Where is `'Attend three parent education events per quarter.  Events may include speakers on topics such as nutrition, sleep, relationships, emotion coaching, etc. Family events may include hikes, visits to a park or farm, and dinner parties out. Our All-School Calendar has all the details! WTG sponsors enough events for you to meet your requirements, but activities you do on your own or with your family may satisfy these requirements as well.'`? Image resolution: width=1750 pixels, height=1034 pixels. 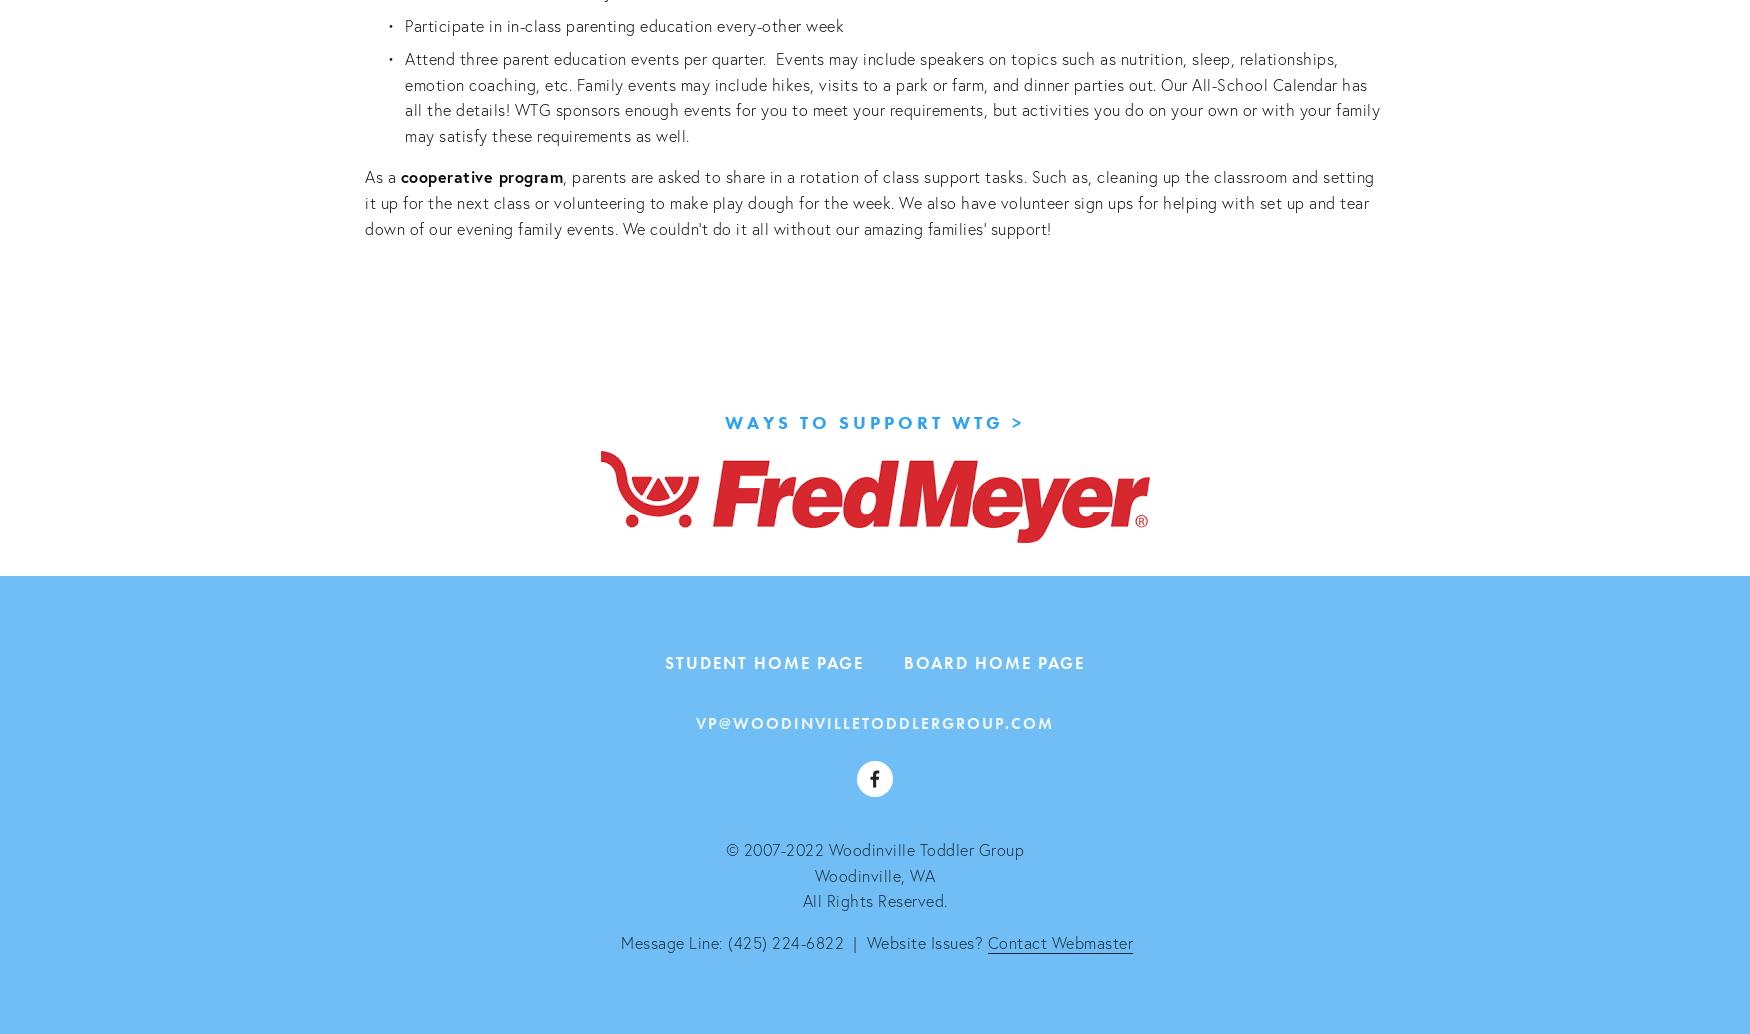
'Attend three parent education events per quarter.  Events may include speakers on topics such as nutrition, sleep, relationships, emotion coaching, etc. Family events may include hikes, visits to a park or farm, and dinner parties out. Our All-School Calendar has all the details! WTG sponsors enough events for you to meet your requirements, but activities you do on your own or with your family may satisfy these requirements as well.' is located at coordinates (893, 96).